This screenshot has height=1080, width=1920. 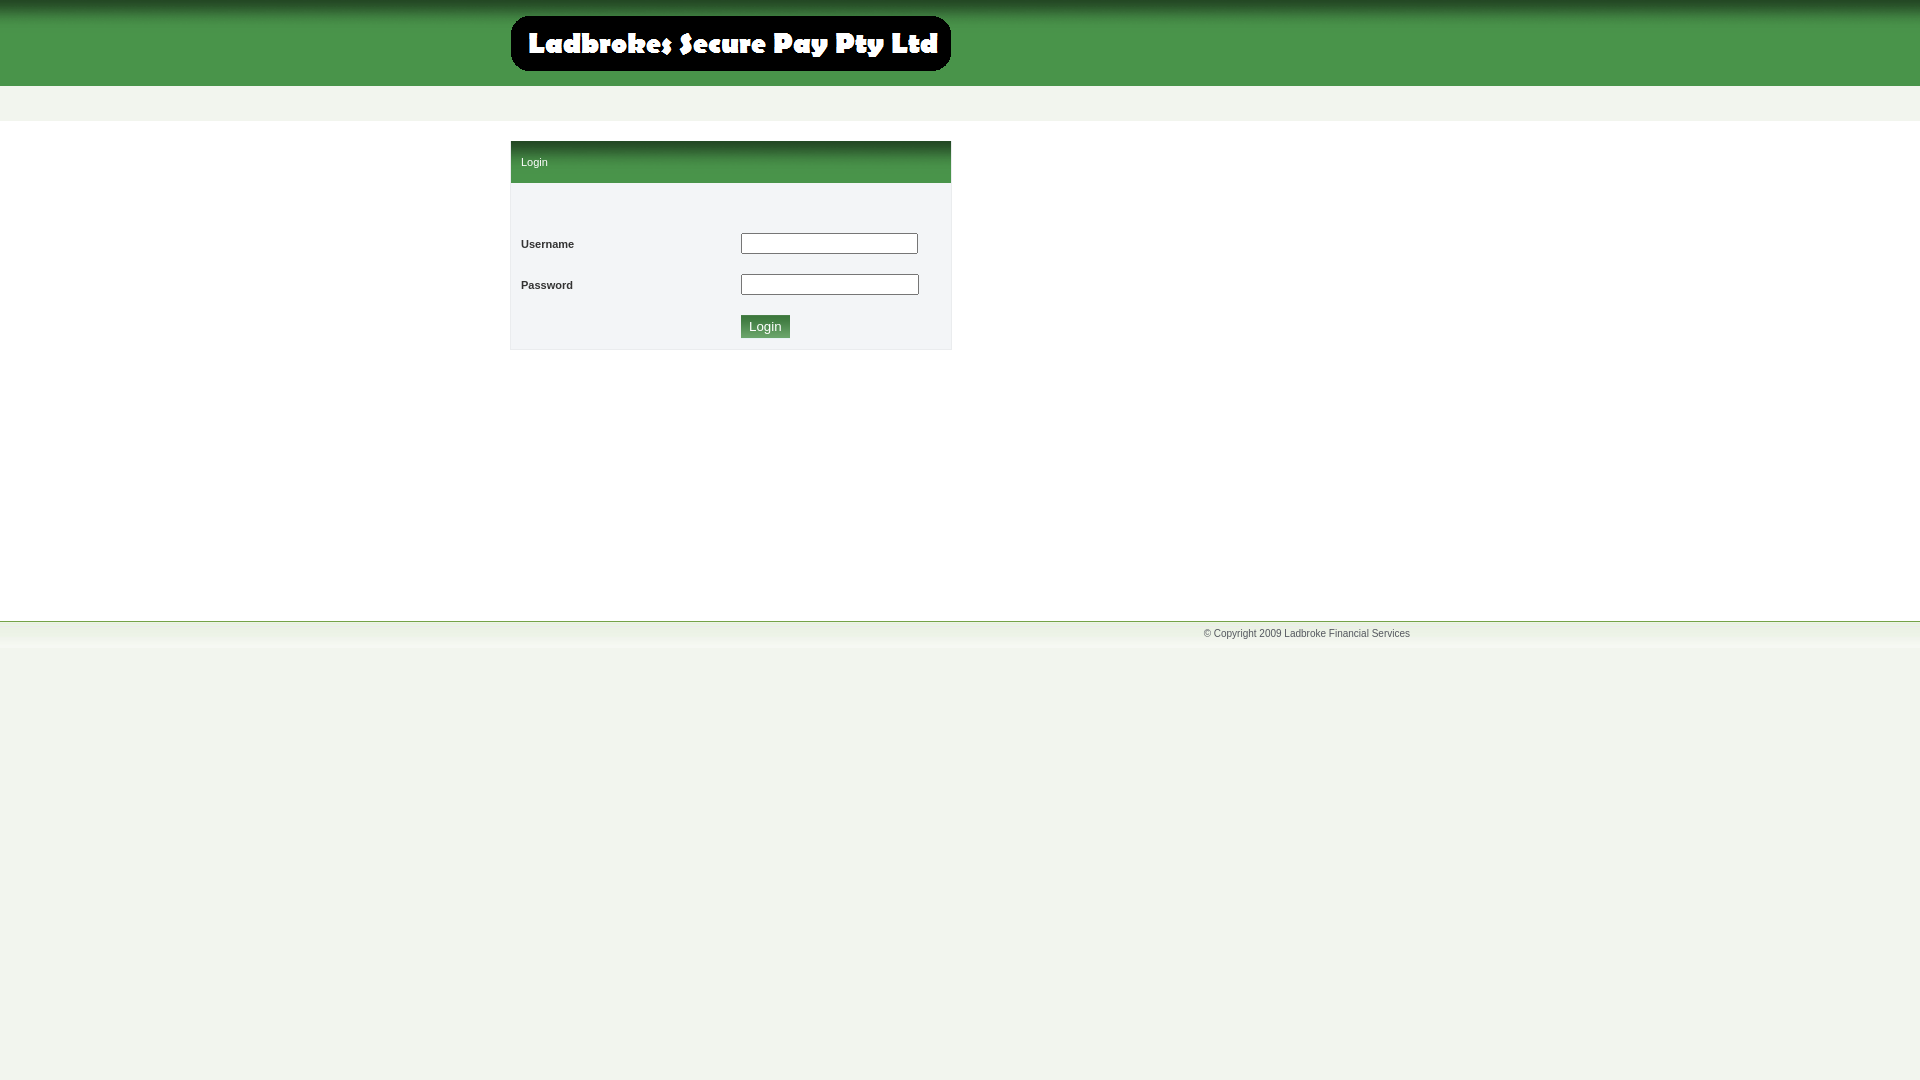 I want to click on 'Login', so click(x=764, y=326).